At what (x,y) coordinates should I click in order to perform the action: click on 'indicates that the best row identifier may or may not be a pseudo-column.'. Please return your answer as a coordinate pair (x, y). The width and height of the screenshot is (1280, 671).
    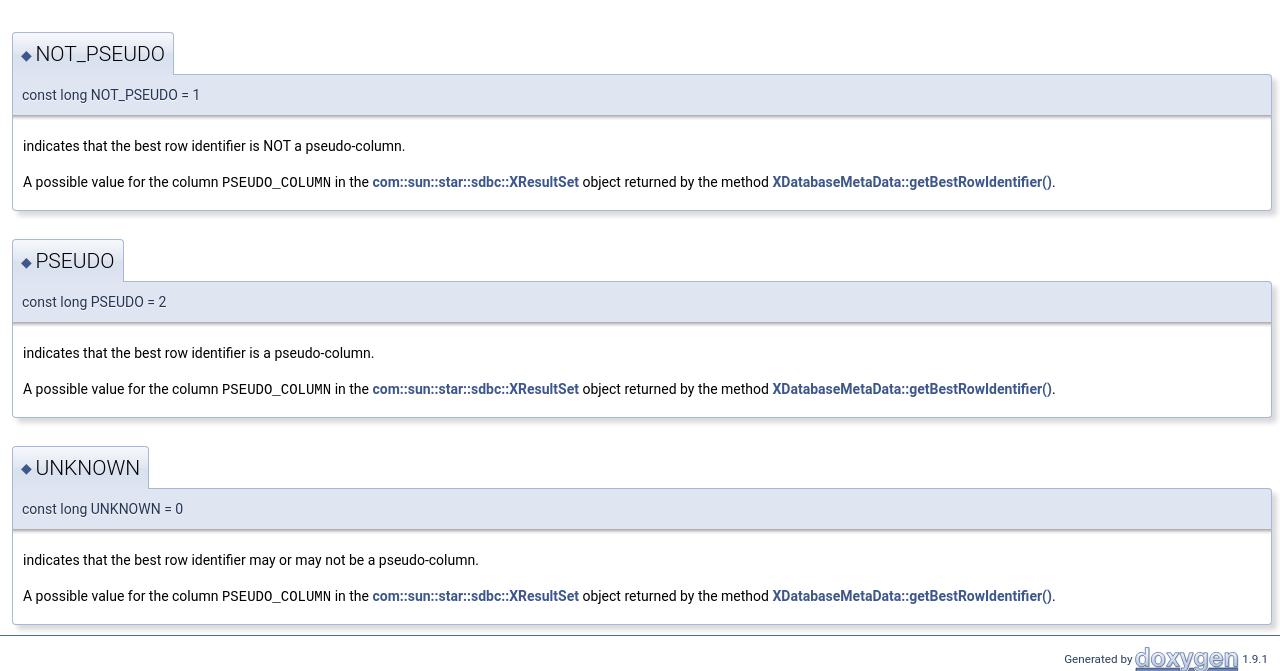
    Looking at the image, I should click on (249, 558).